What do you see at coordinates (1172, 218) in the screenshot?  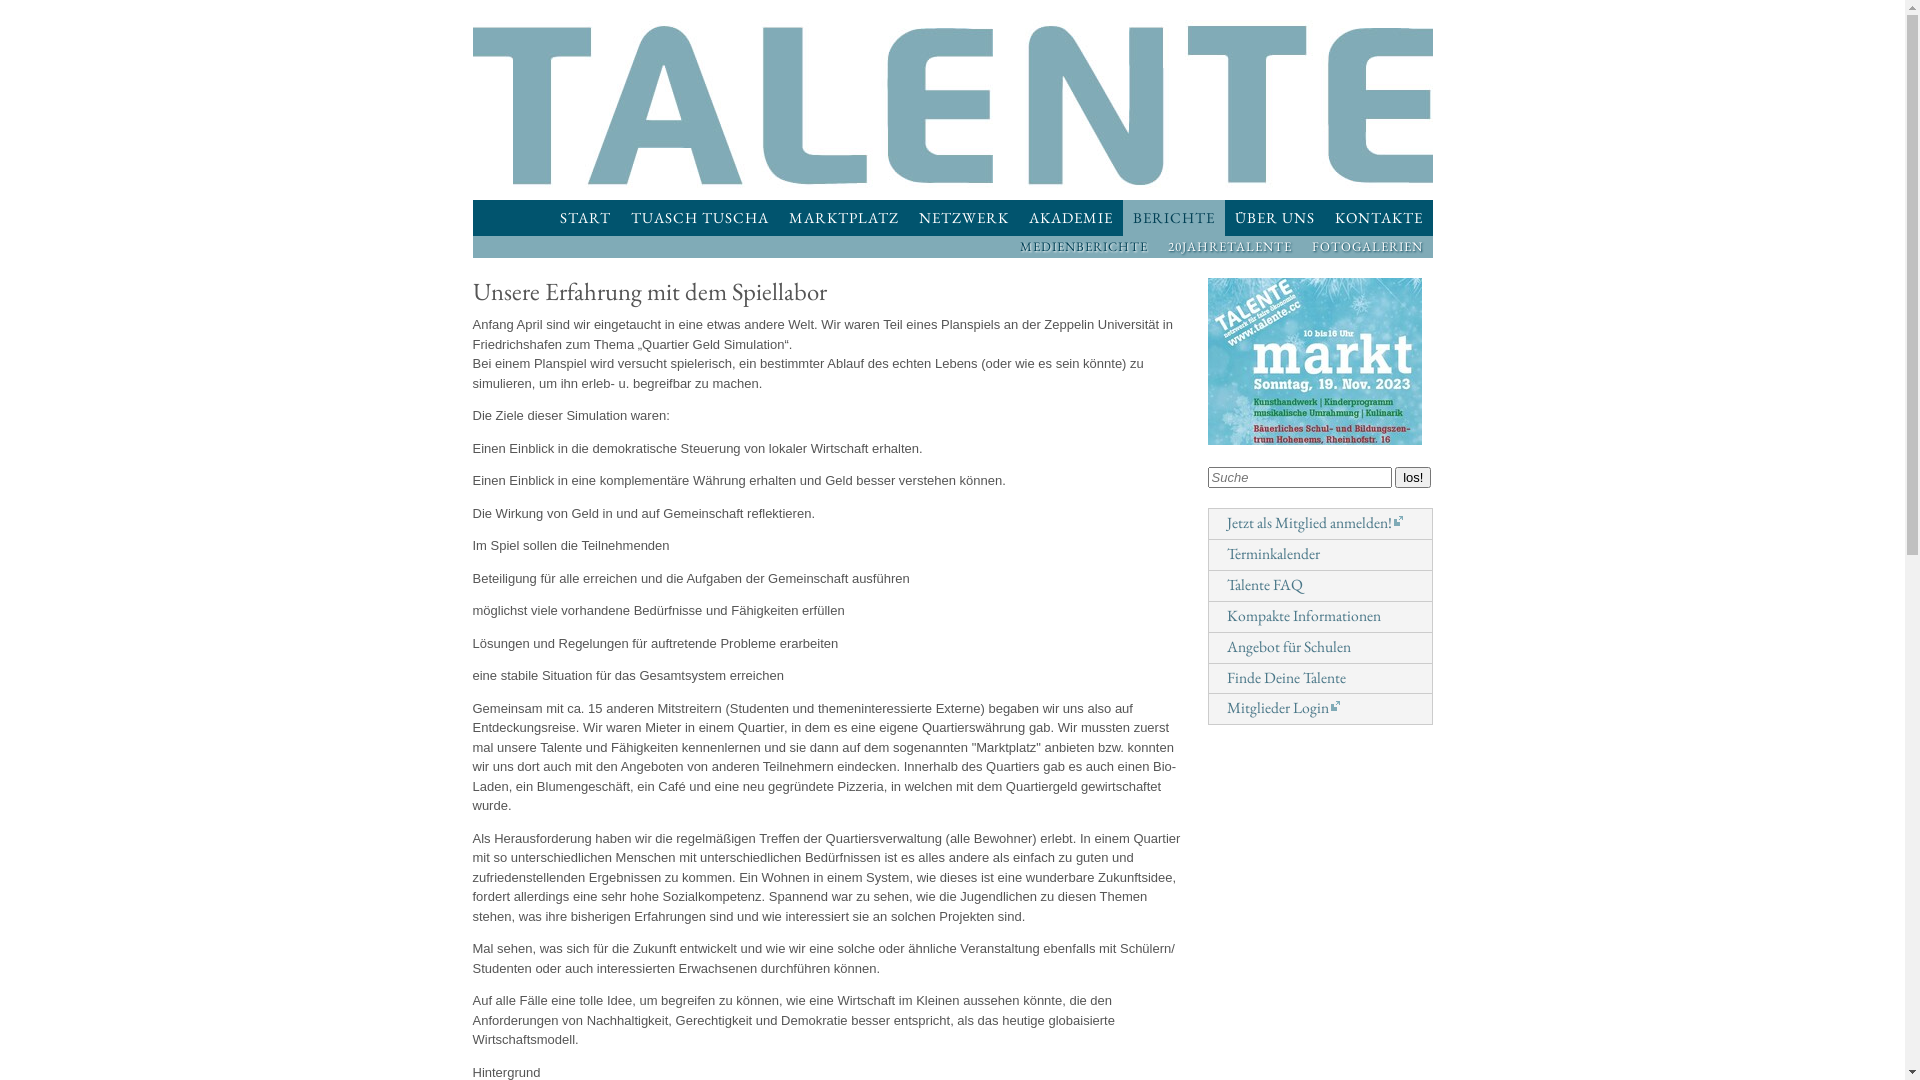 I see `'BERICHTE'` at bounding box center [1172, 218].